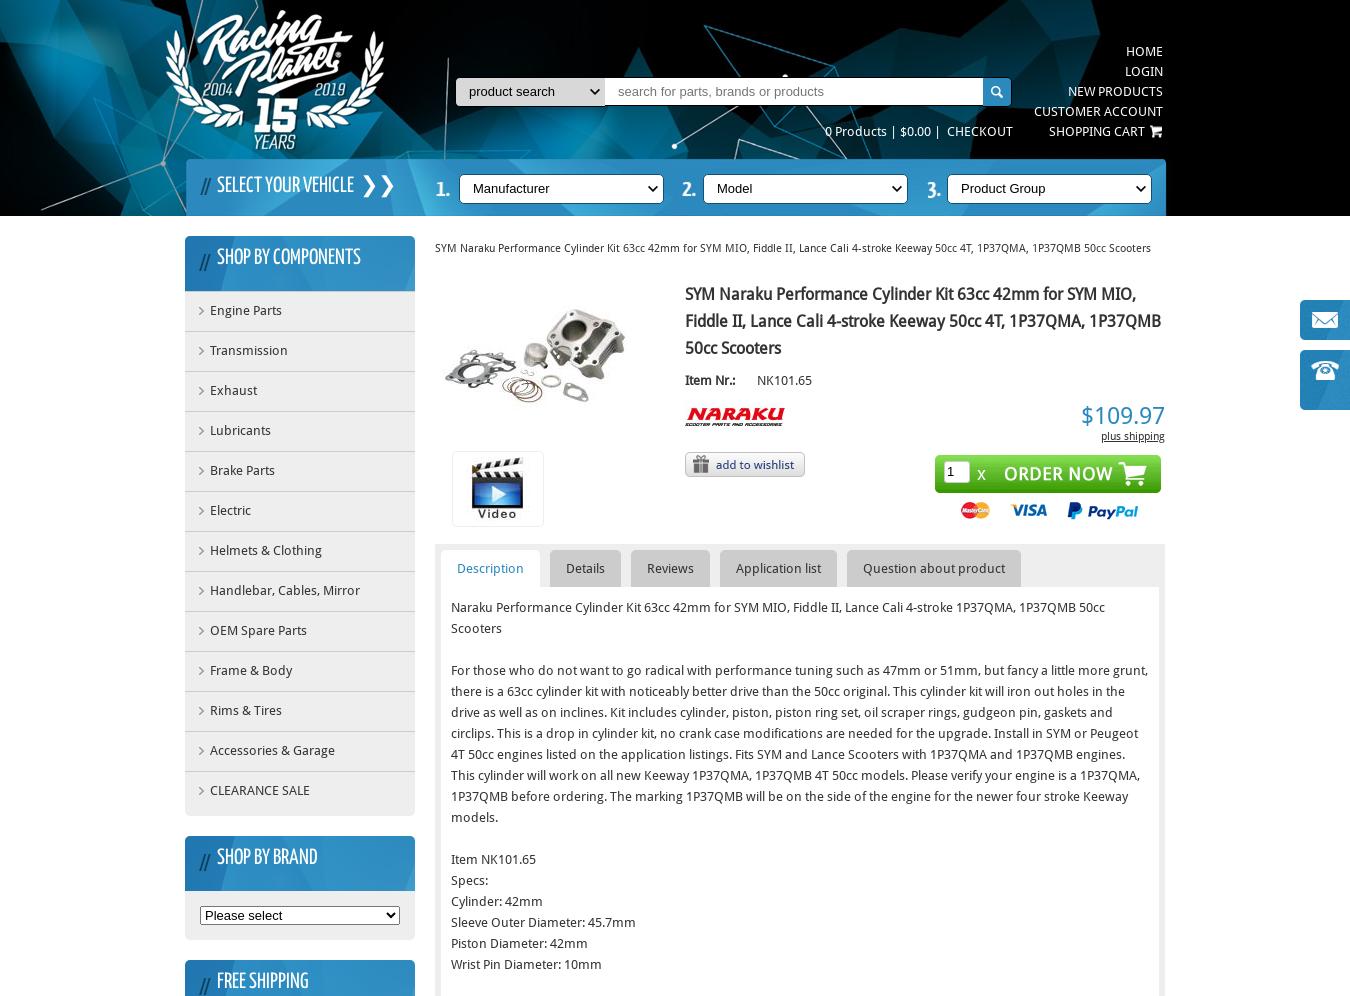 The height and width of the screenshot is (996, 1350). Describe the element at coordinates (824, 130) in the screenshot. I see `'0 Products'` at that location.